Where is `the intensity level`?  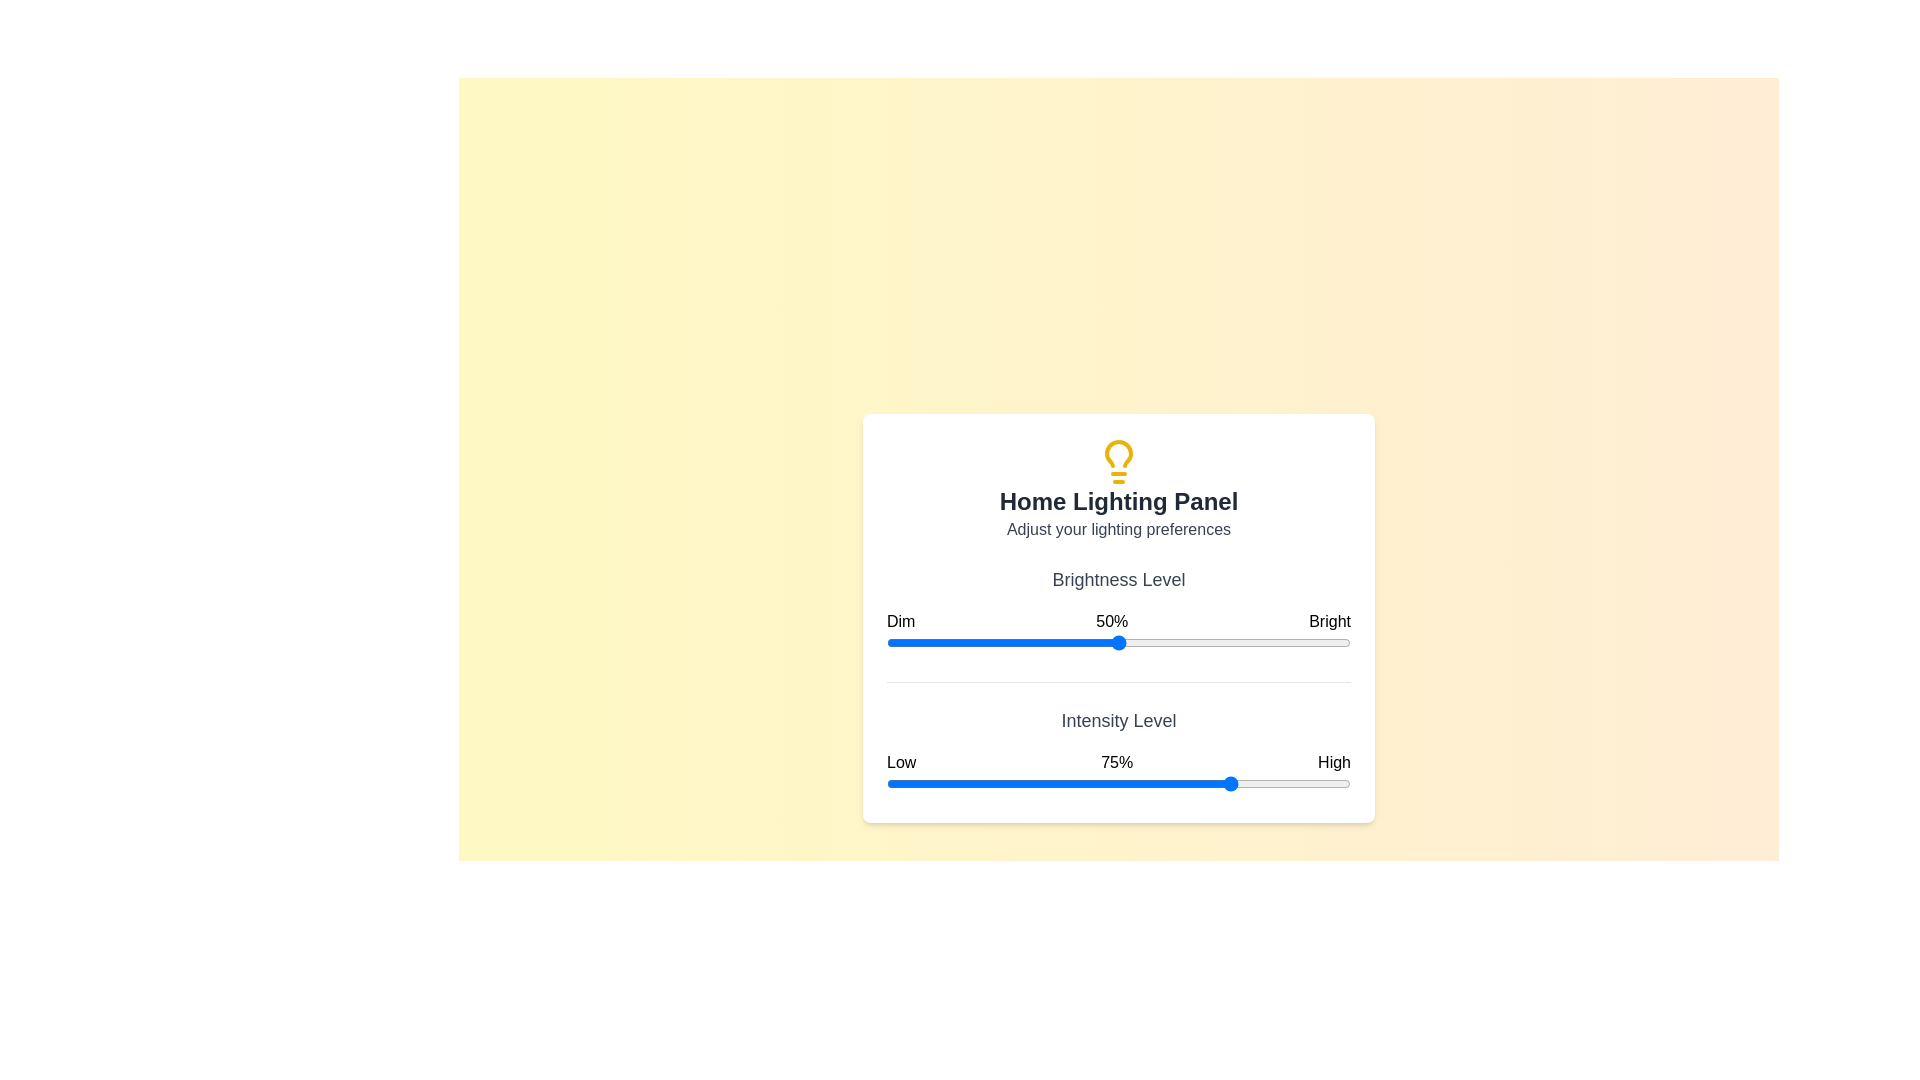
the intensity level is located at coordinates (988, 782).